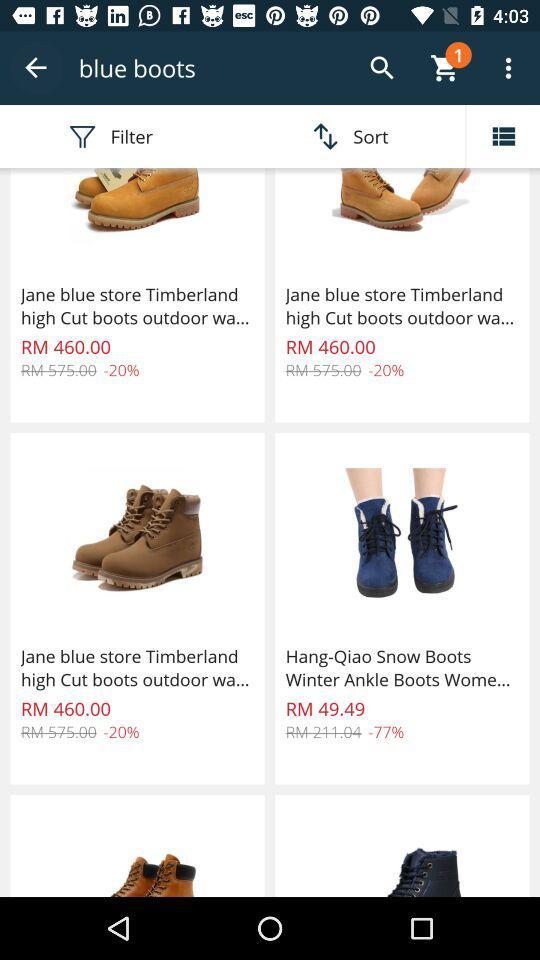 The image size is (540, 960). What do you see at coordinates (36, 68) in the screenshot?
I see `go back` at bounding box center [36, 68].